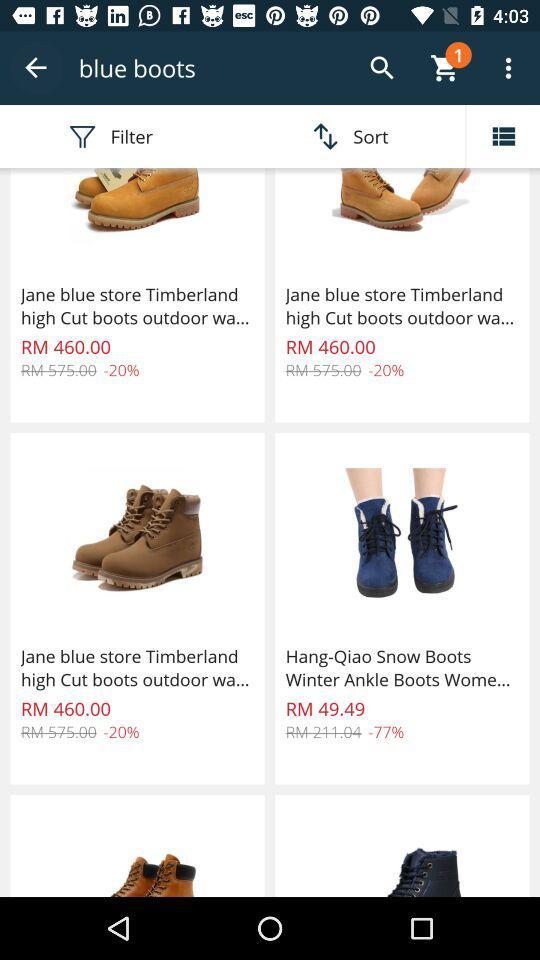 The image size is (540, 960). What do you see at coordinates (36, 68) in the screenshot?
I see `go back` at bounding box center [36, 68].